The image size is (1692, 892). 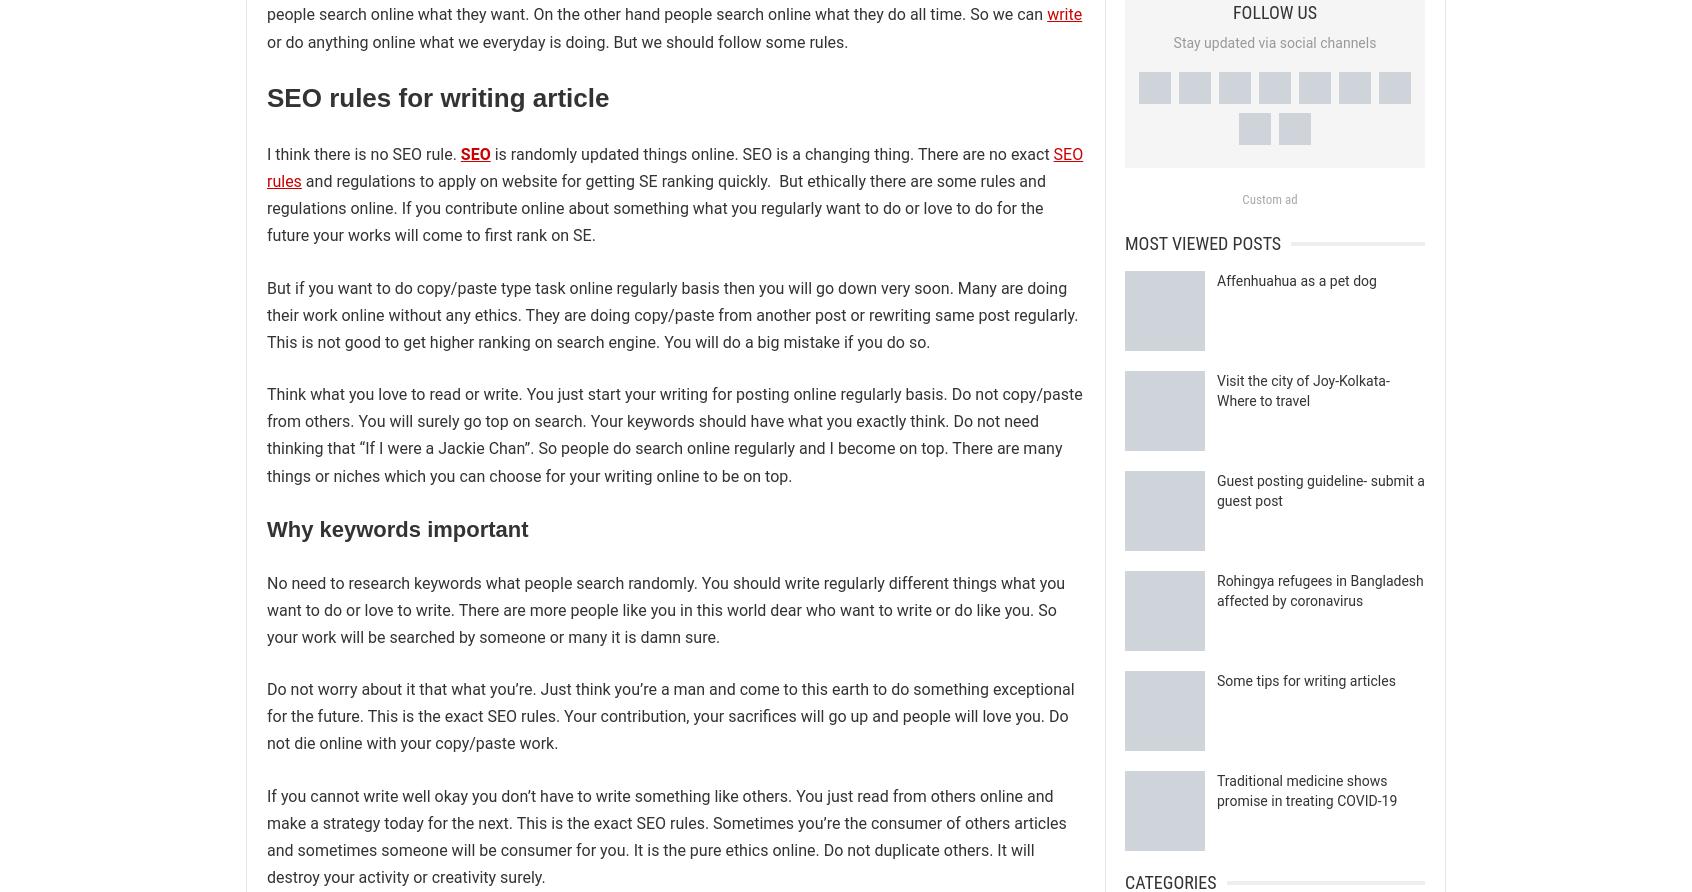 I want to click on 'Stay updated via social channels', so click(x=1273, y=42).